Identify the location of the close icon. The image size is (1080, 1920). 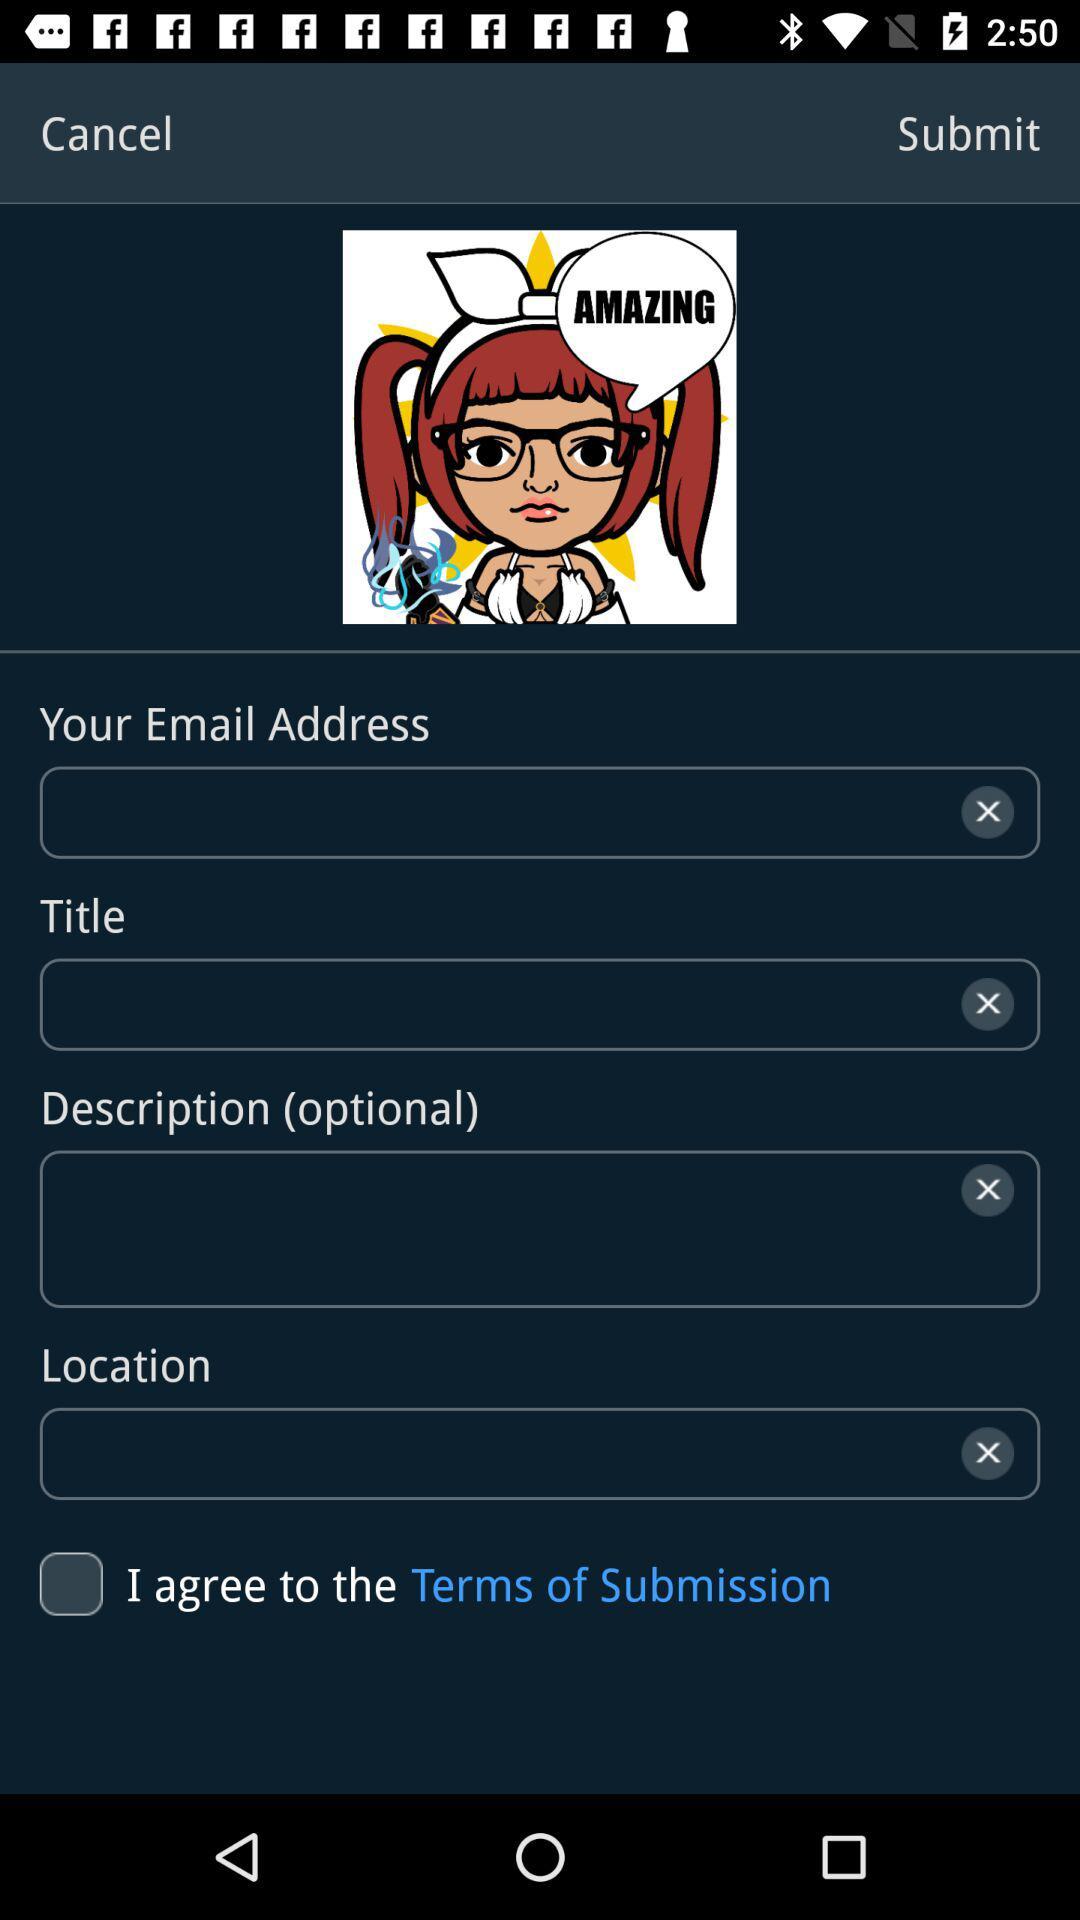
(986, 1004).